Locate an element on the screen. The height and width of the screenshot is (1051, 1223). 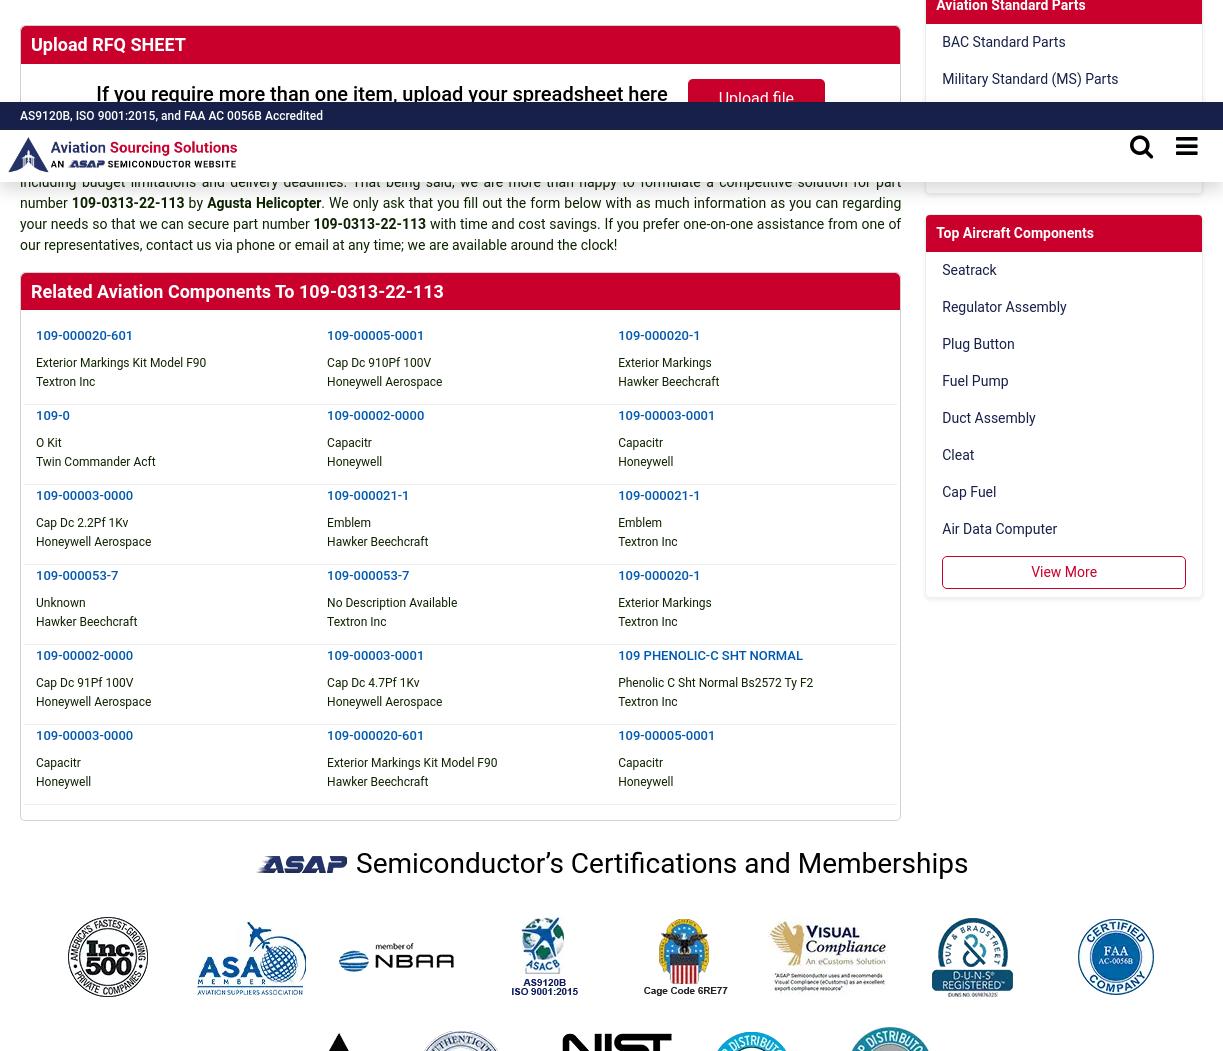
'Quick Links' is located at coordinates (409, 426).